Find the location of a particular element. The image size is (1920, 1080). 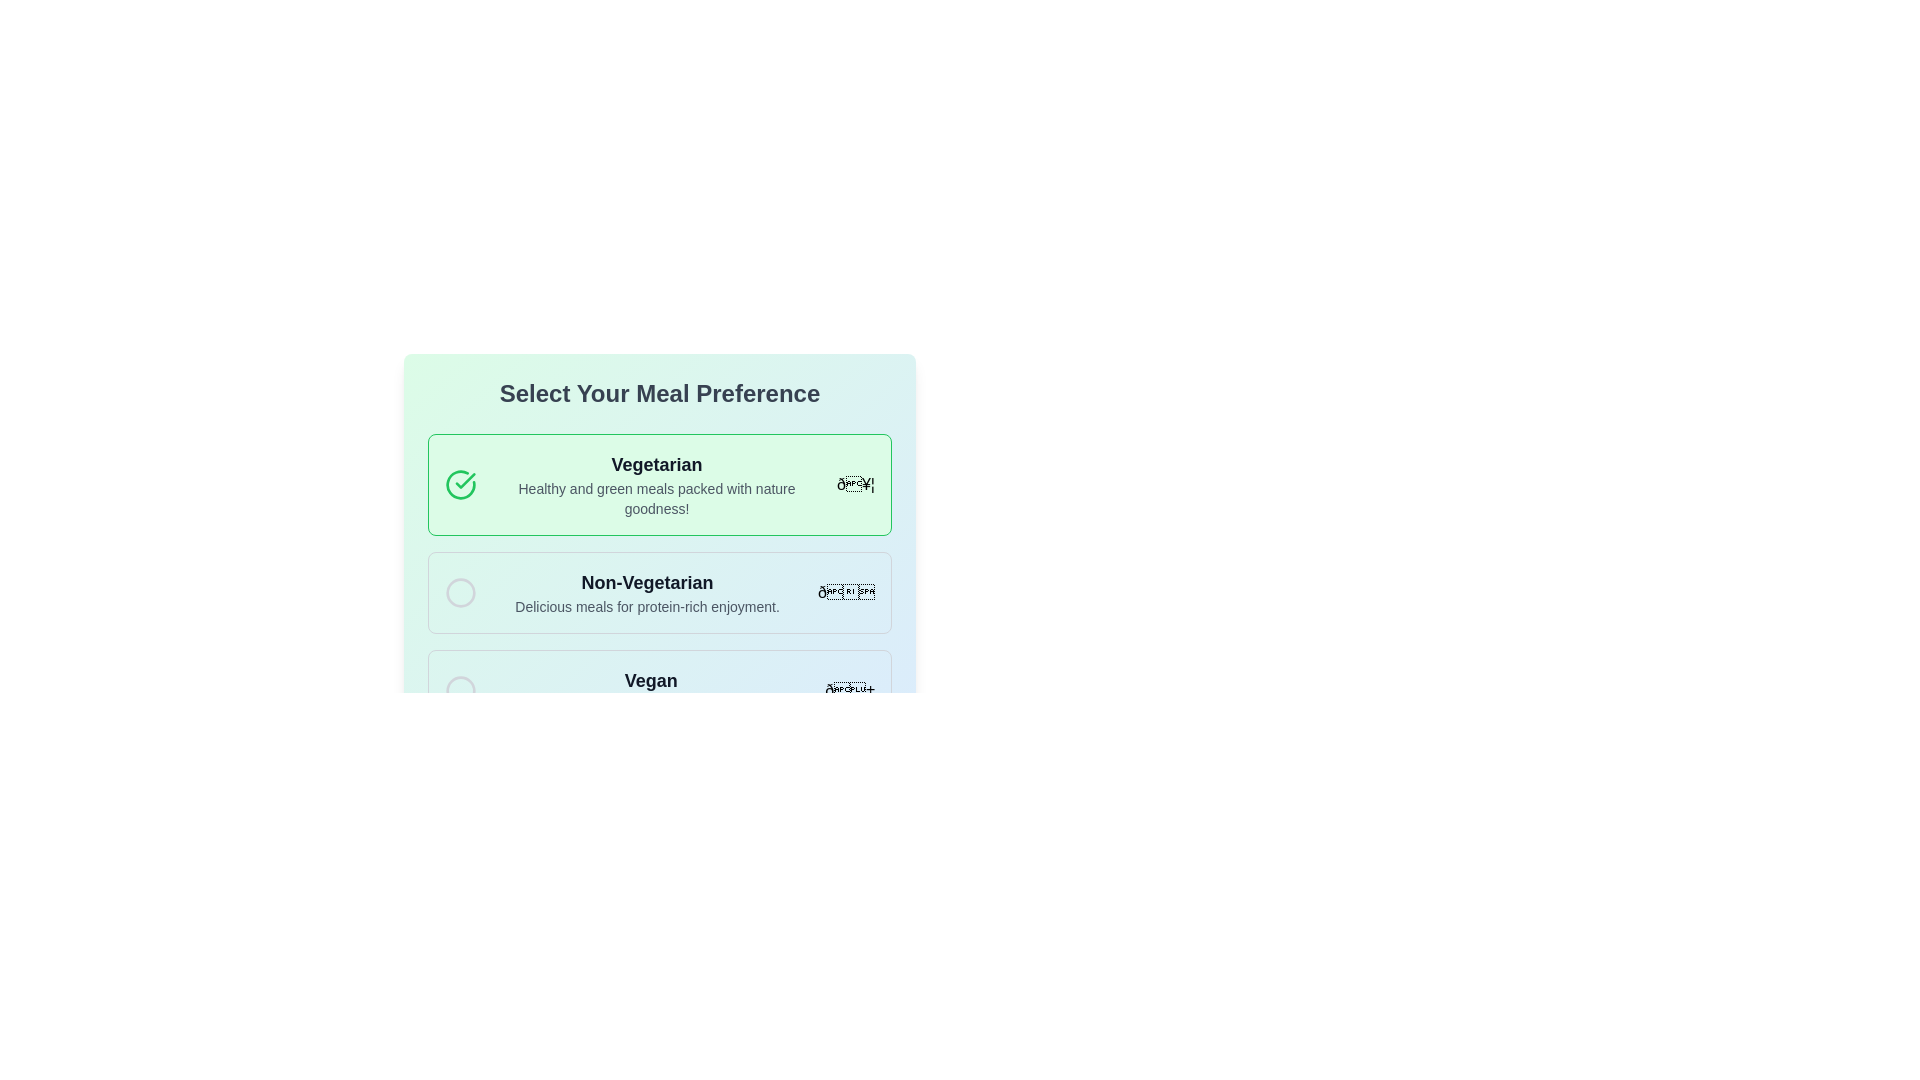

the 'Non-Vegetarian' meal option icon, which is represented by an emoji and is located under the 'Non-Vegetarian' section in the meal preference selection interface is located at coordinates (846, 591).